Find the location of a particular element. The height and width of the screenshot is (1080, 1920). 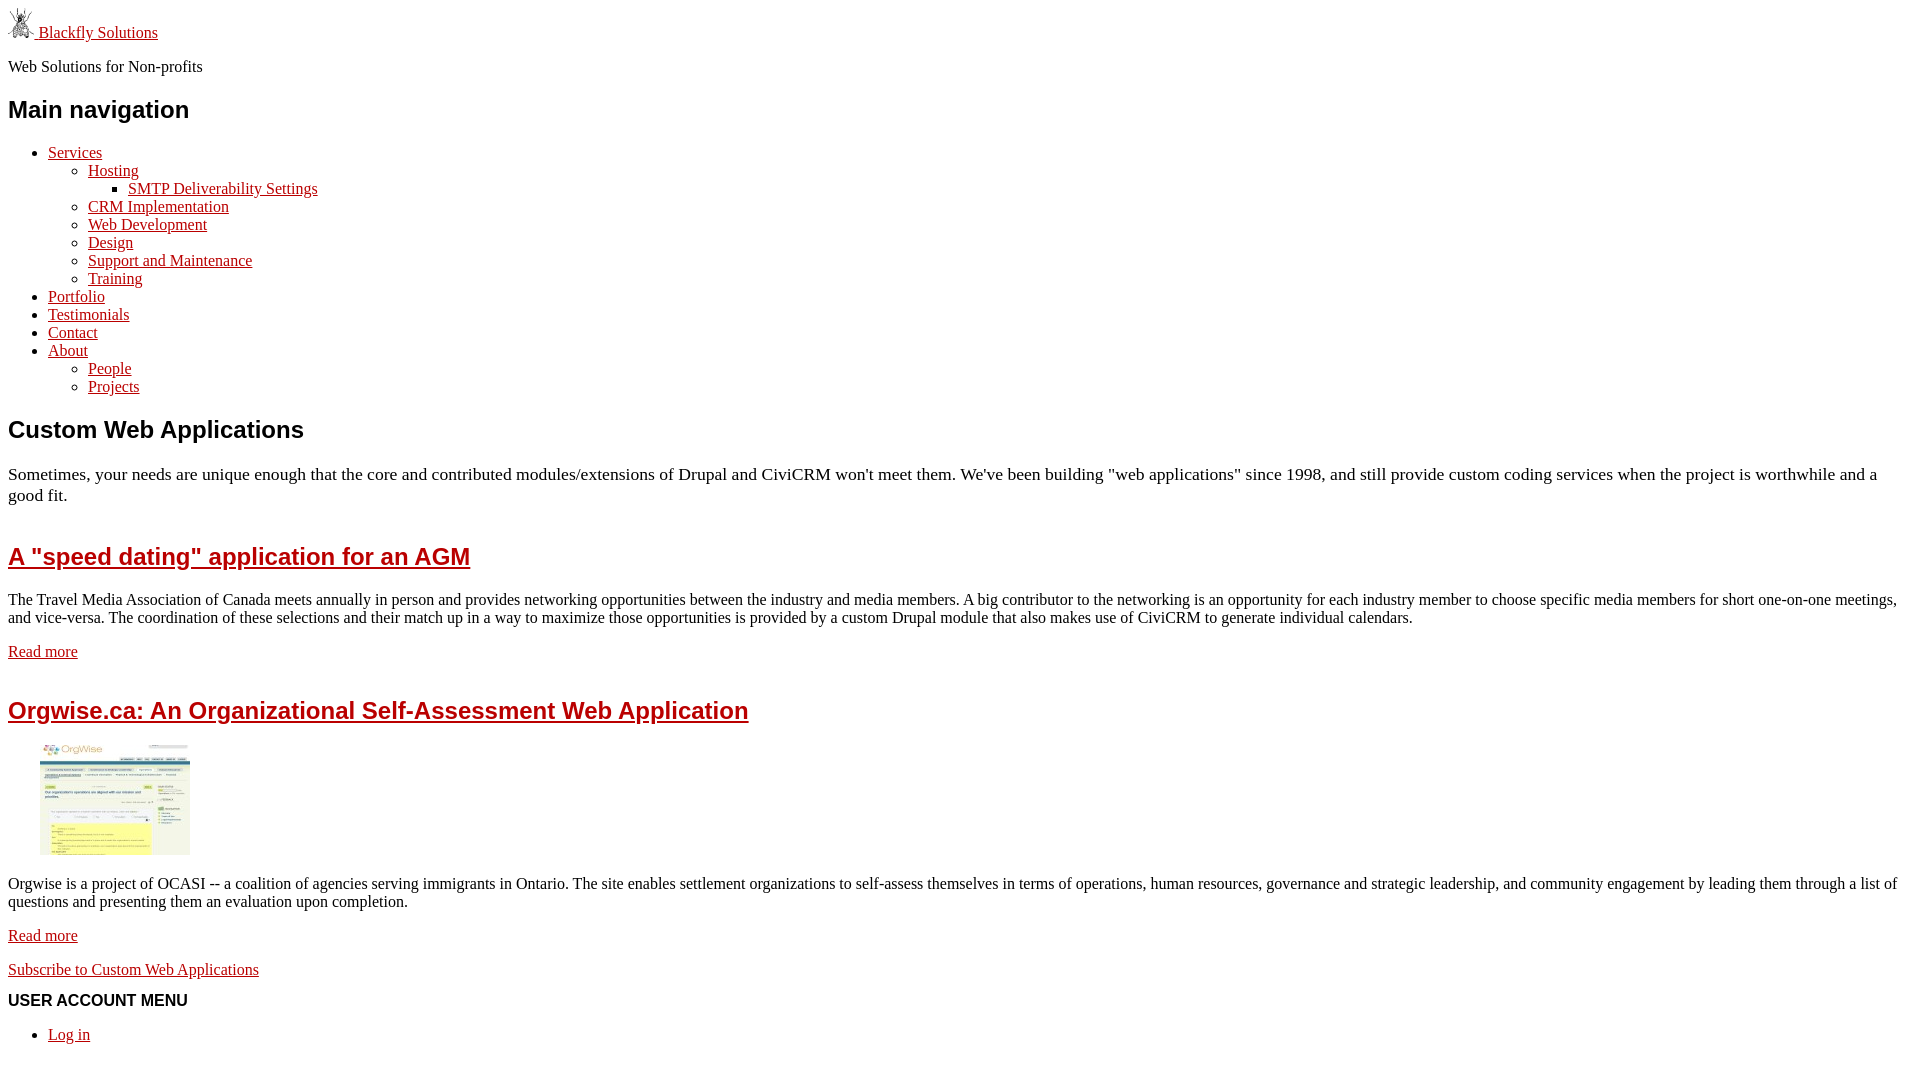

'Blackfly Solutions' is located at coordinates (38, 32).